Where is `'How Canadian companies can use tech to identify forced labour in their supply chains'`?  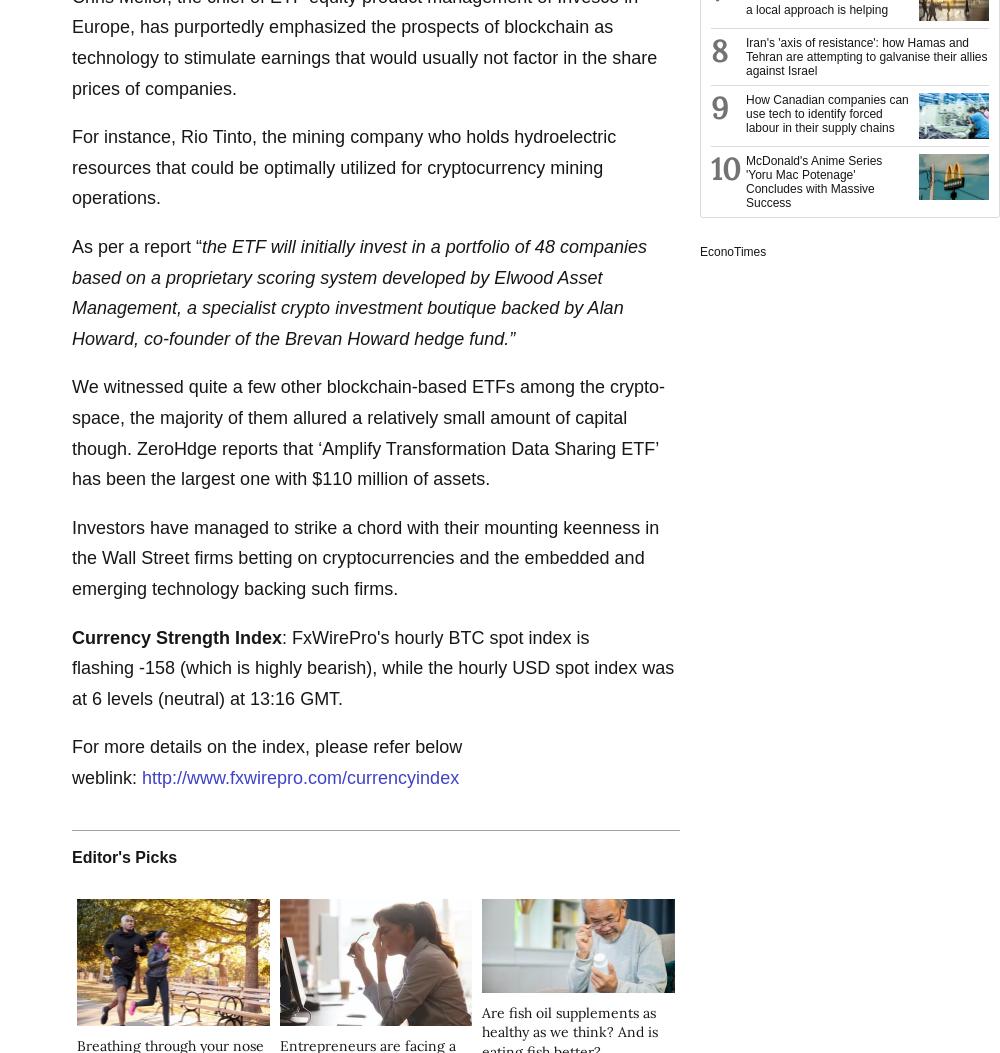
'How Canadian companies can use tech to identify forced labour in their supply chains' is located at coordinates (745, 114).